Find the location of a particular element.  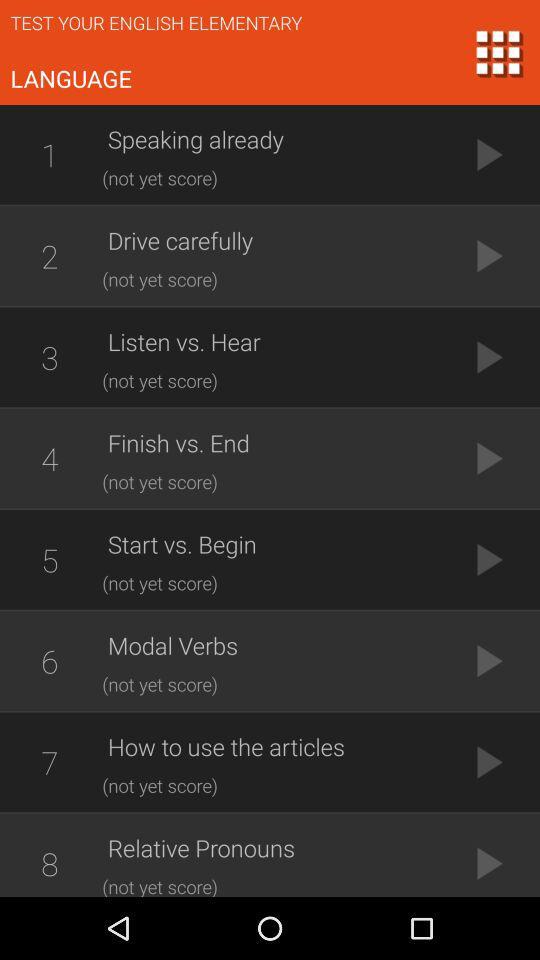

open menu is located at coordinates (496, 51).